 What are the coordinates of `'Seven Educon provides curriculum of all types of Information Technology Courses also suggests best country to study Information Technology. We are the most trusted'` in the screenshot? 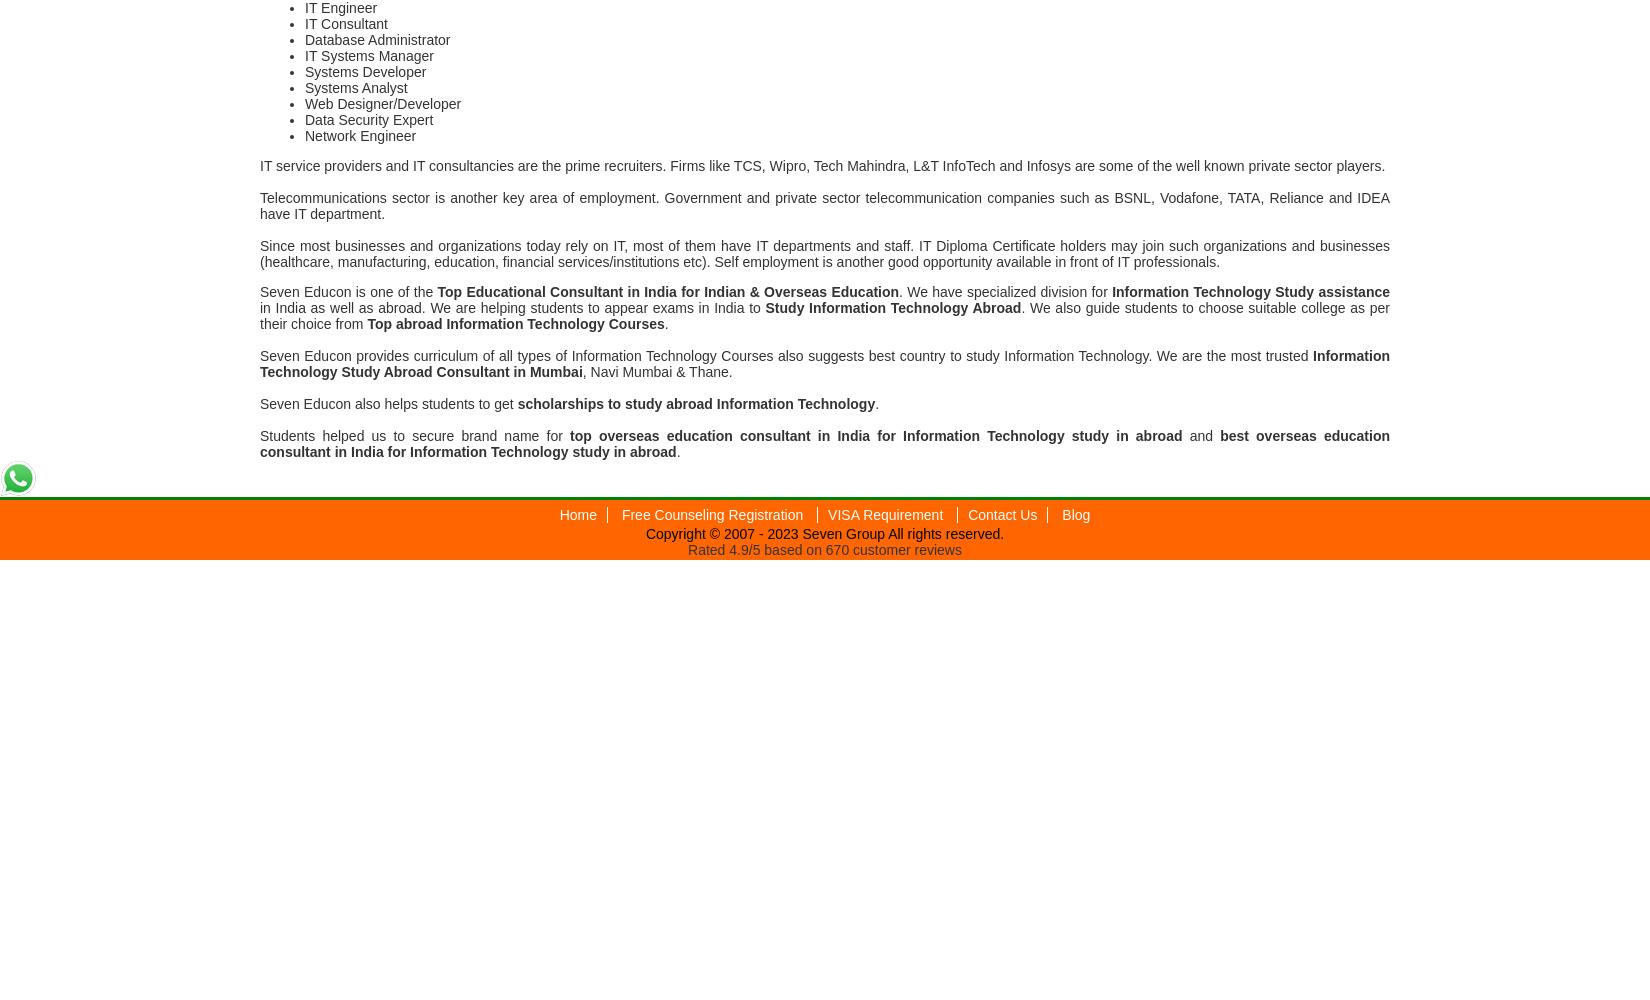 It's located at (260, 354).